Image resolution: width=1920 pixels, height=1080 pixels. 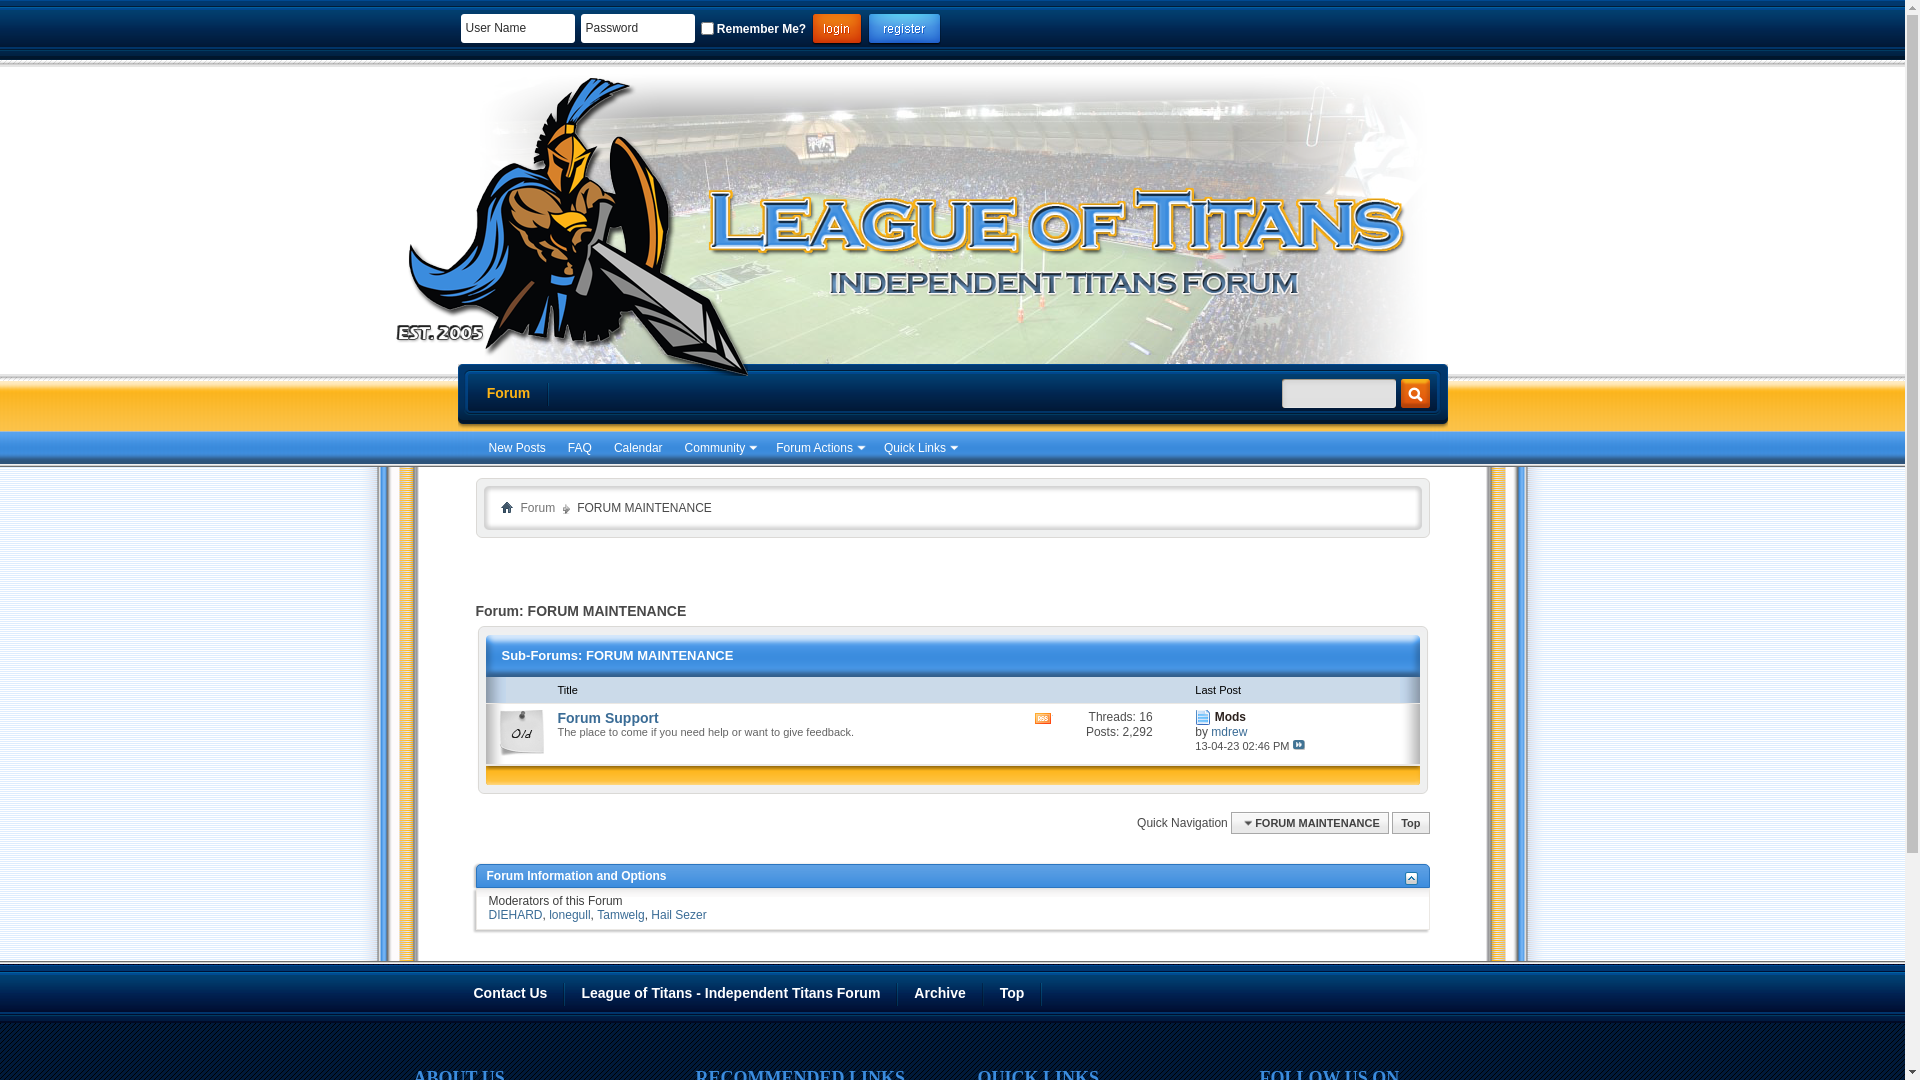 I want to click on 'New Posts', so click(x=516, y=447).